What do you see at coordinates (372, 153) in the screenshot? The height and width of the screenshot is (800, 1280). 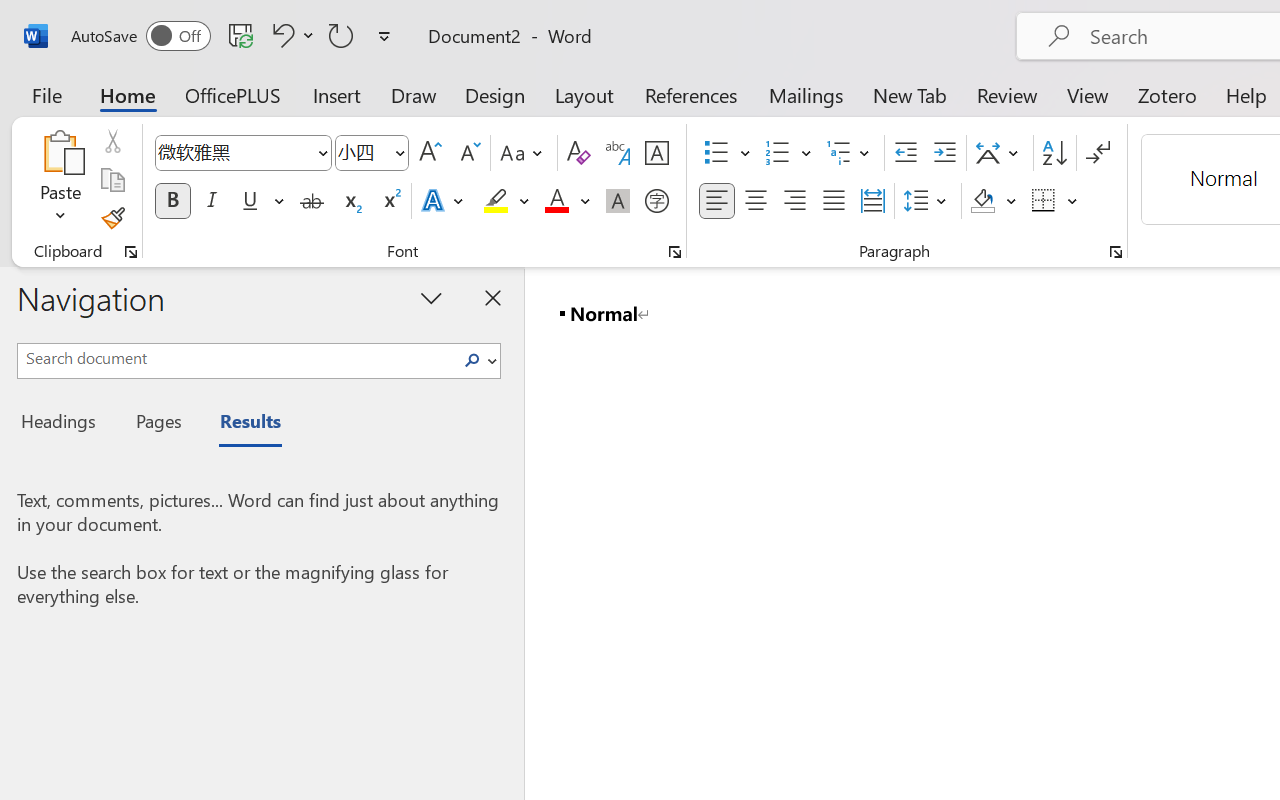 I see `'Font Size'` at bounding box center [372, 153].